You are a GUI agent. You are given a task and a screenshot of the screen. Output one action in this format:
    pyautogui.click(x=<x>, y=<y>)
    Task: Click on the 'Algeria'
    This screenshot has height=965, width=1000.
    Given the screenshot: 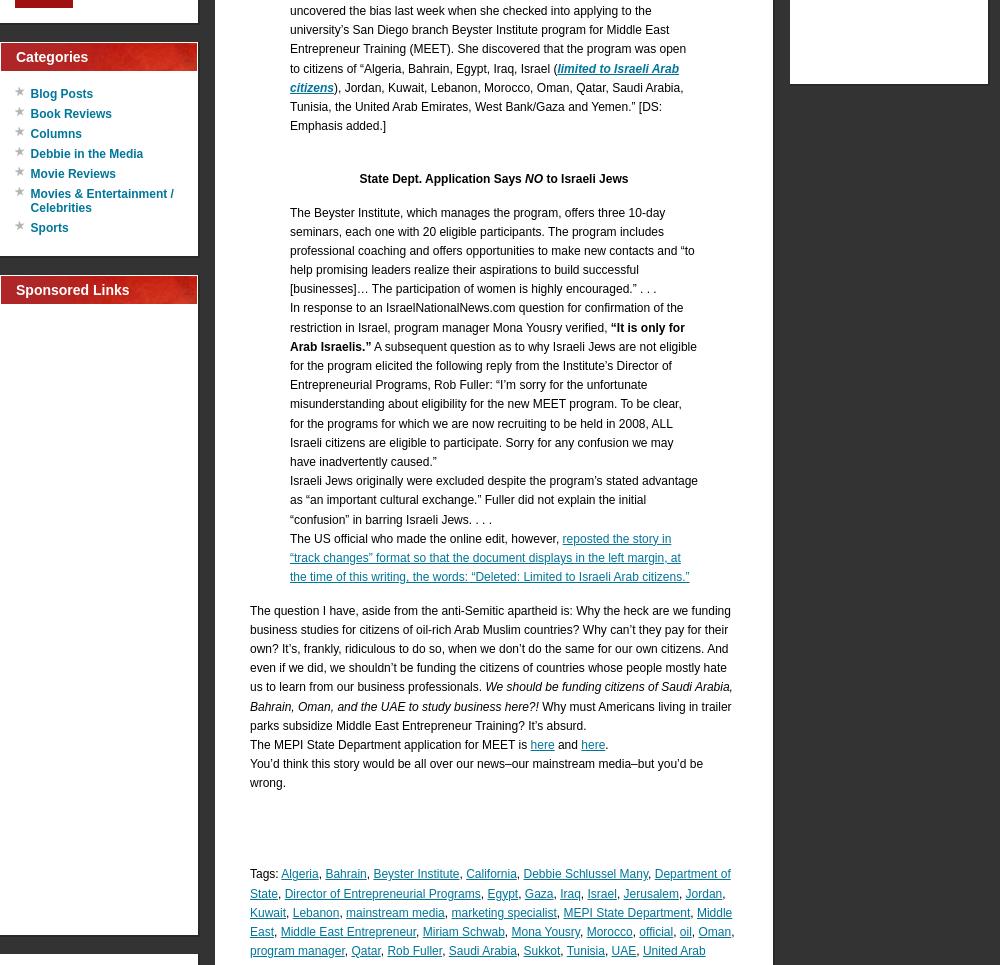 What is the action you would take?
    pyautogui.click(x=299, y=874)
    